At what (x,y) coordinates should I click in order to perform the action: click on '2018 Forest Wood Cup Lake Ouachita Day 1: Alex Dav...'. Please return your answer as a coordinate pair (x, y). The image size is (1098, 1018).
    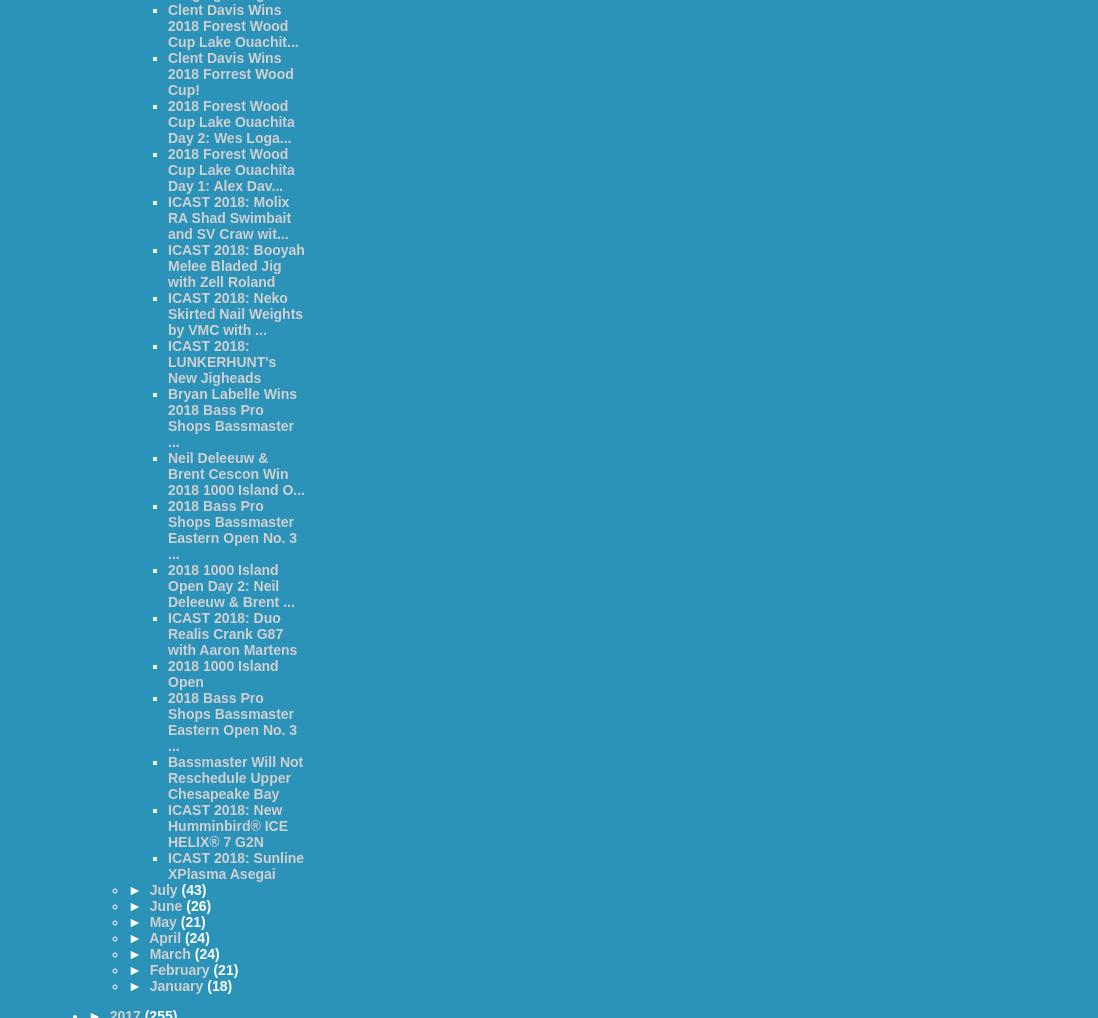
    Looking at the image, I should click on (230, 170).